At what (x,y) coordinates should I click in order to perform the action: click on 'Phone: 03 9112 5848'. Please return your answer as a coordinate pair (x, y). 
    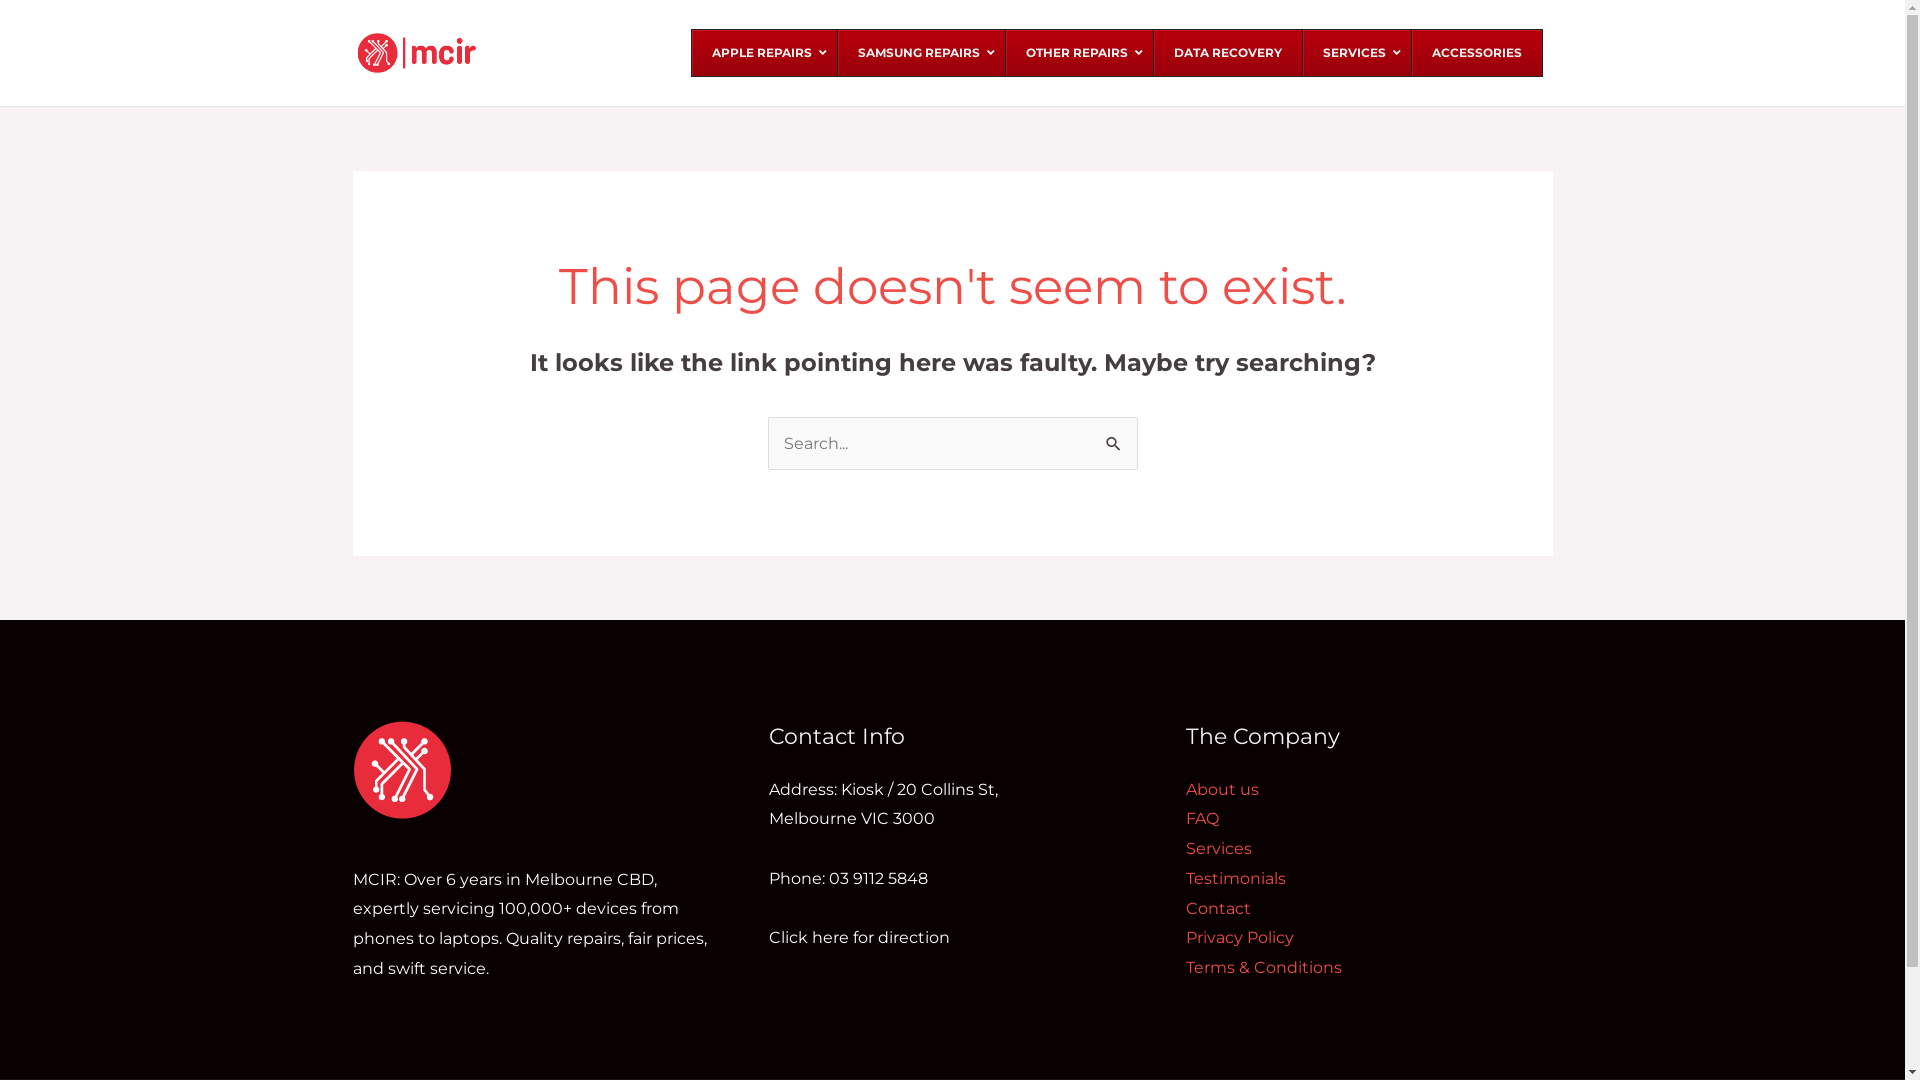
    Looking at the image, I should click on (848, 892).